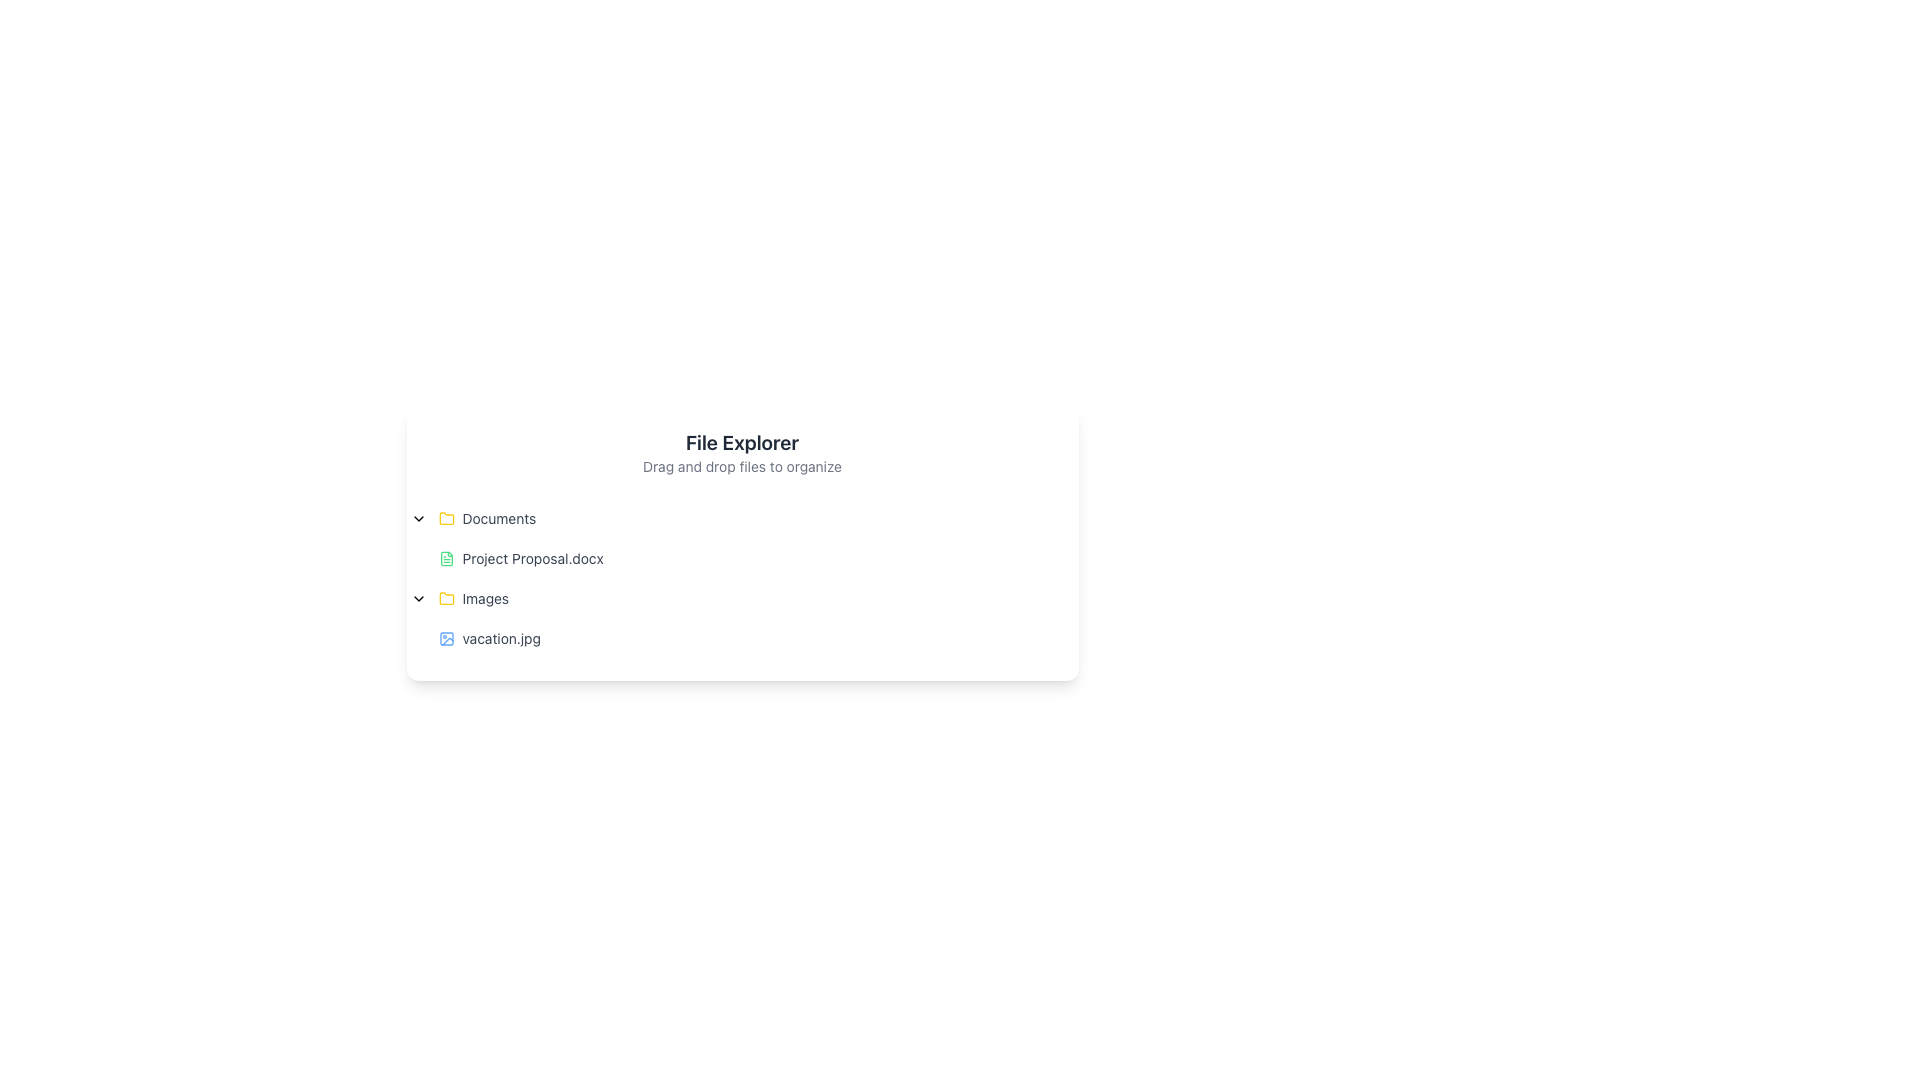  I want to click on the small geometric shape within the image icon associated with 'vacation.jpg' to use it as part of the file selection UI, so click(445, 639).